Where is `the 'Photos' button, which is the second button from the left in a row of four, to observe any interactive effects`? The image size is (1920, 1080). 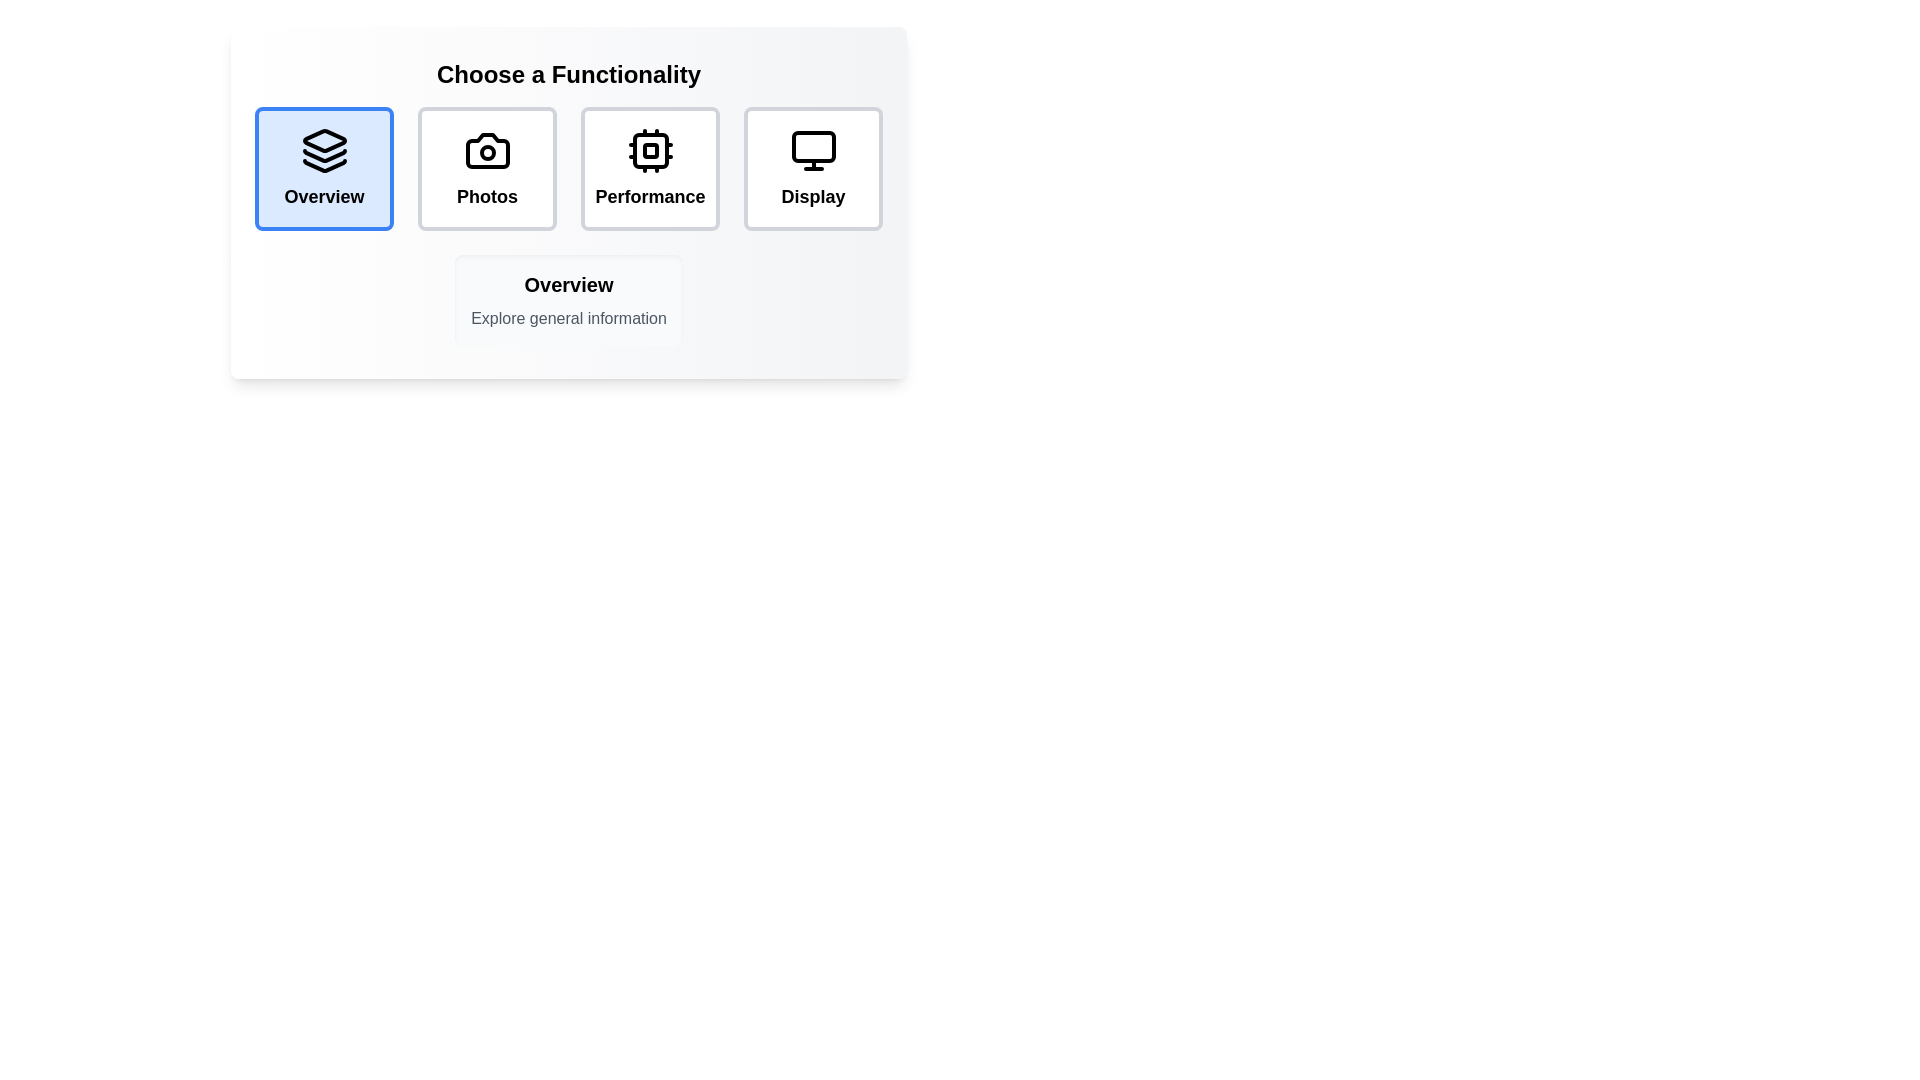
the 'Photos' button, which is the second button from the left in a row of four, to observe any interactive effects is located at coordinates (487, 168).